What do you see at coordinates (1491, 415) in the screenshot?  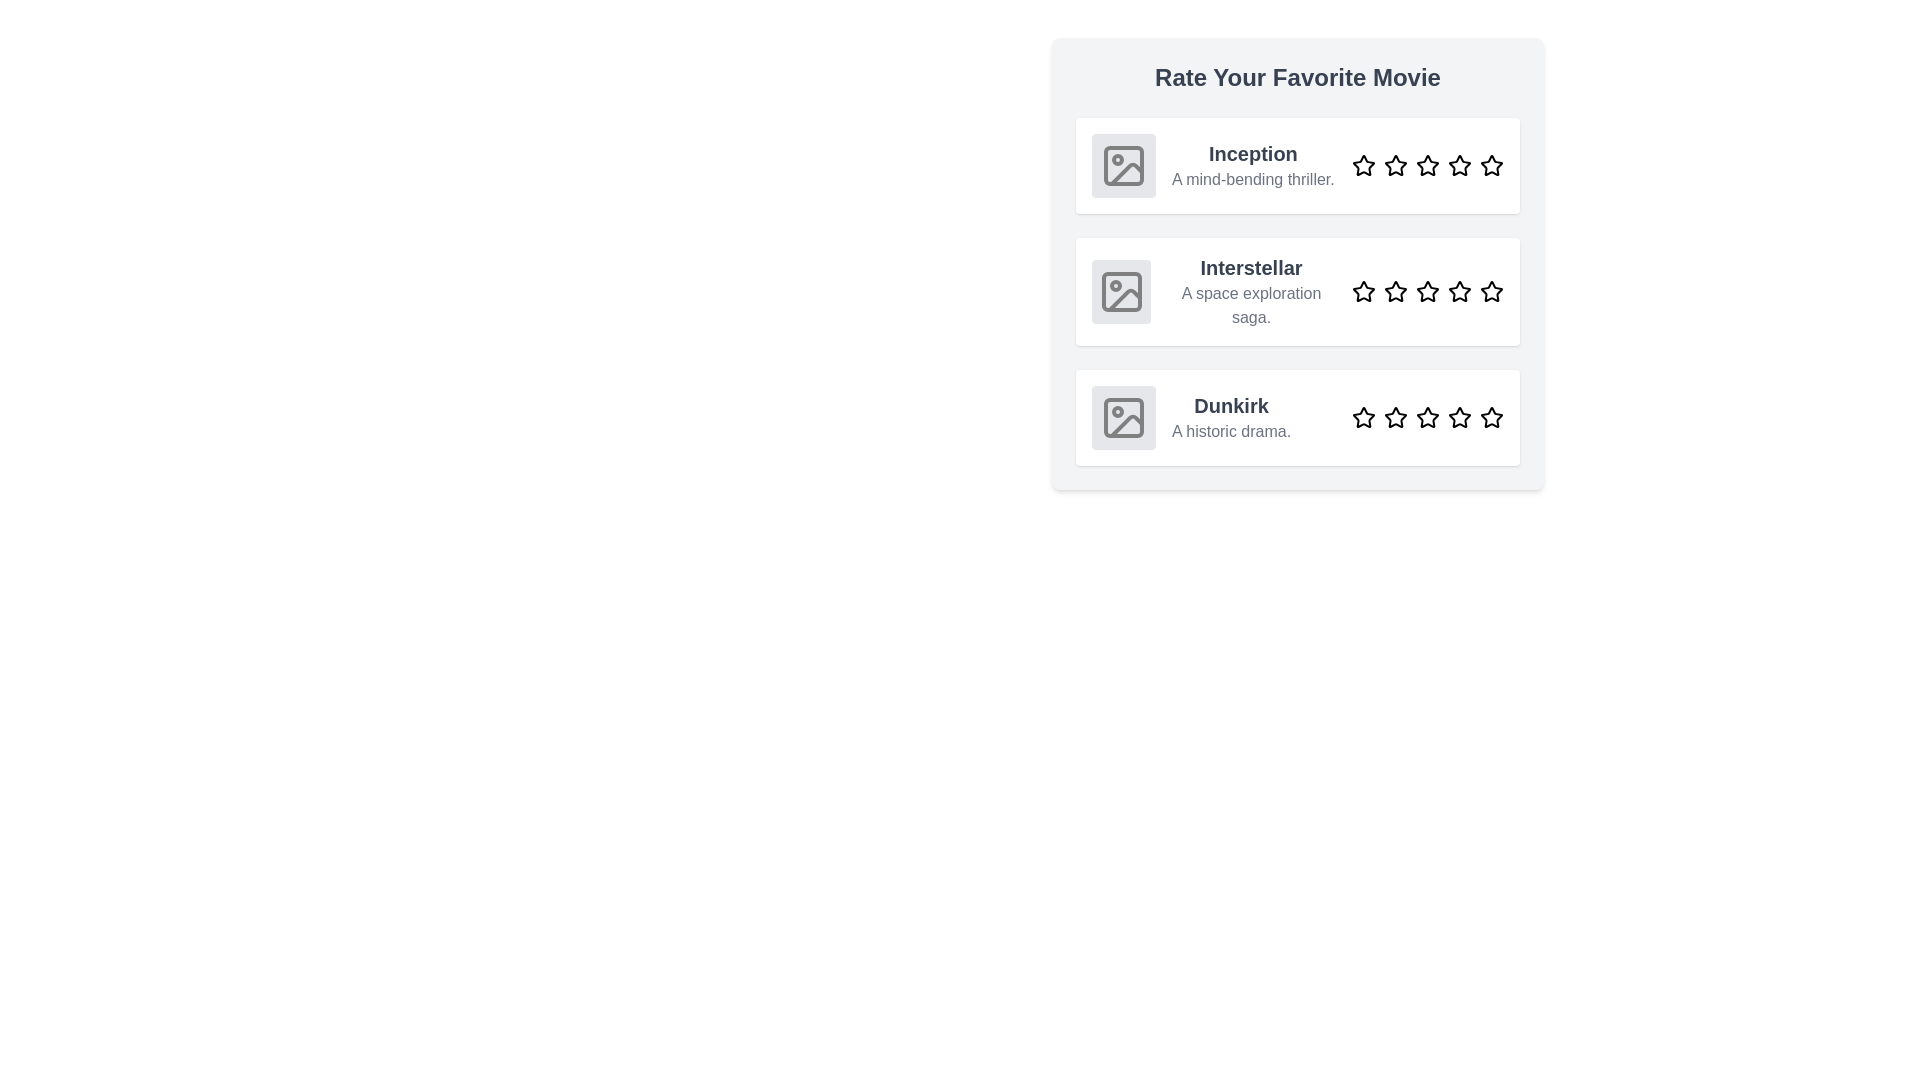 I see `the fifth star rating icon for the movie 'Dunkirk'` at bounding box center [1491, 415].